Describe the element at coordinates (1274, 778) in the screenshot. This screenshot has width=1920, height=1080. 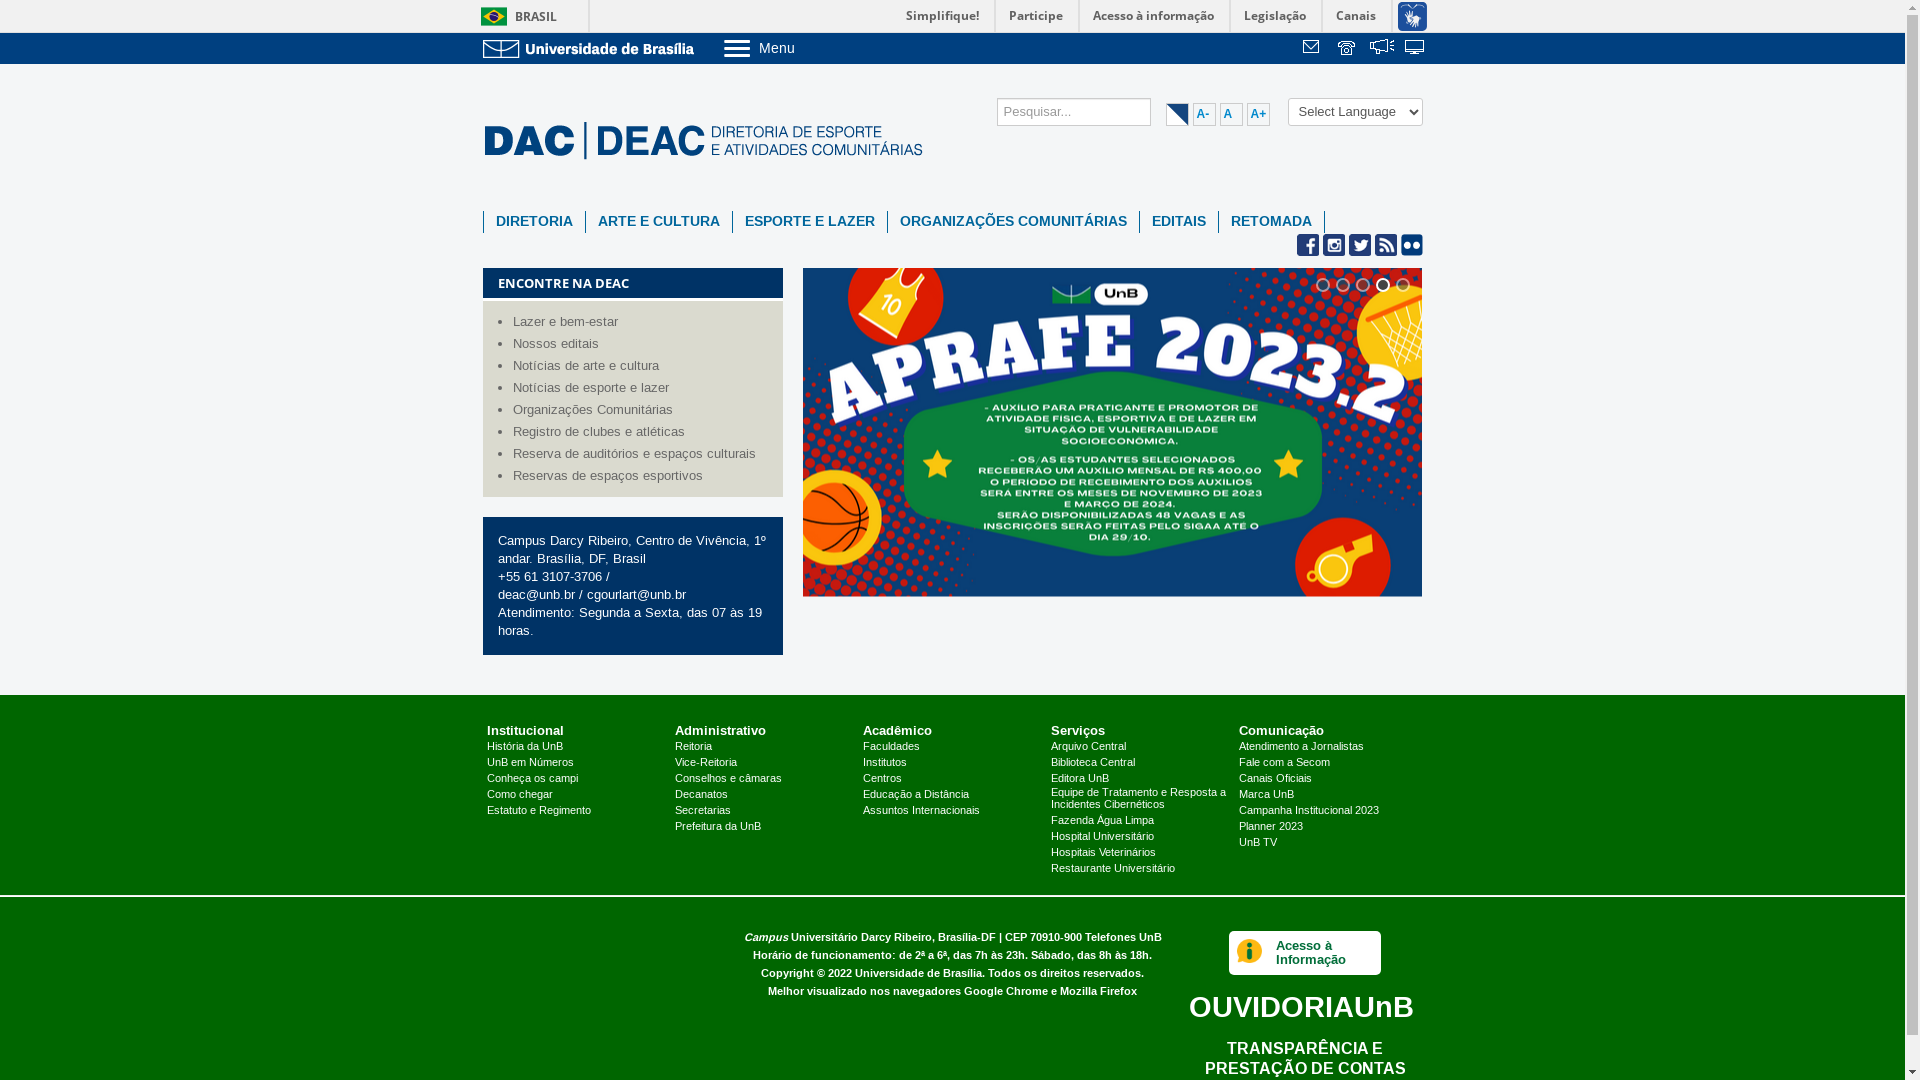
I see `'Canais Oficiais'` at that location.